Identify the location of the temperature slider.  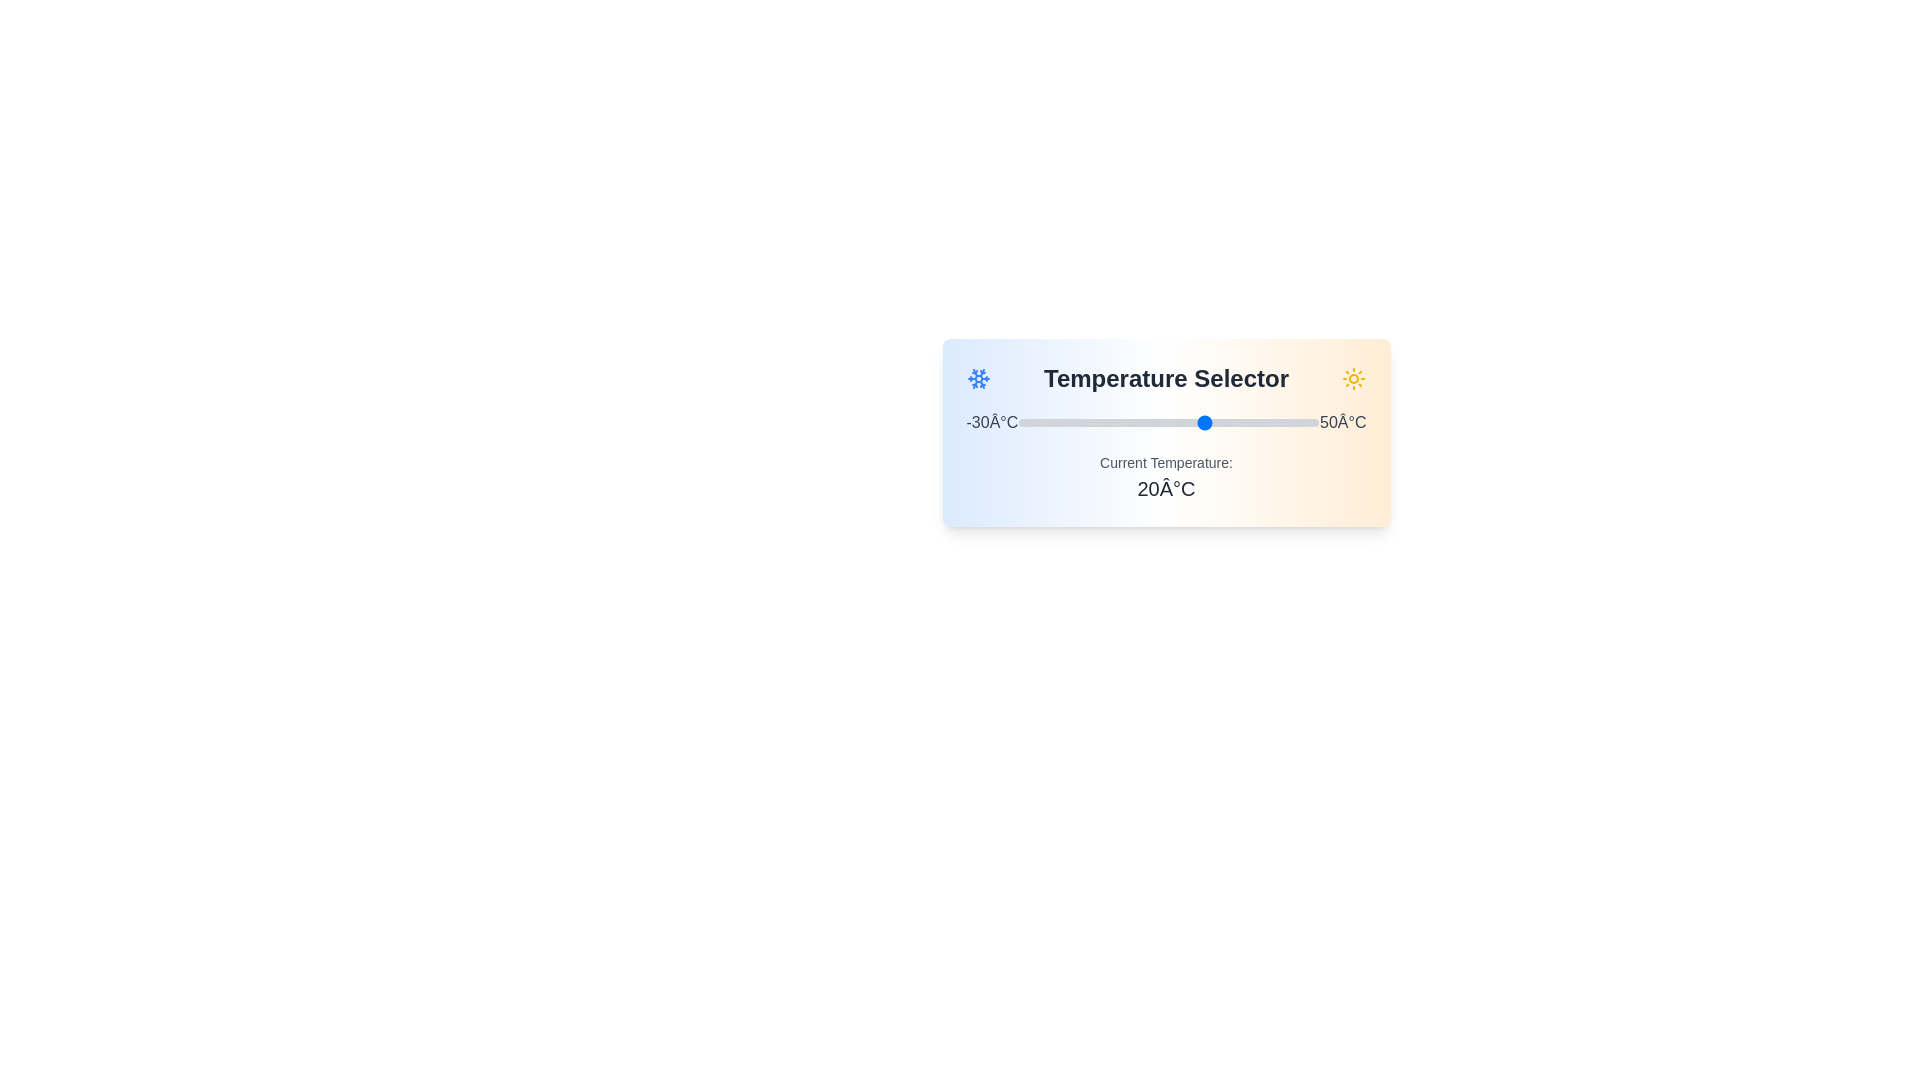
(1195, 422).